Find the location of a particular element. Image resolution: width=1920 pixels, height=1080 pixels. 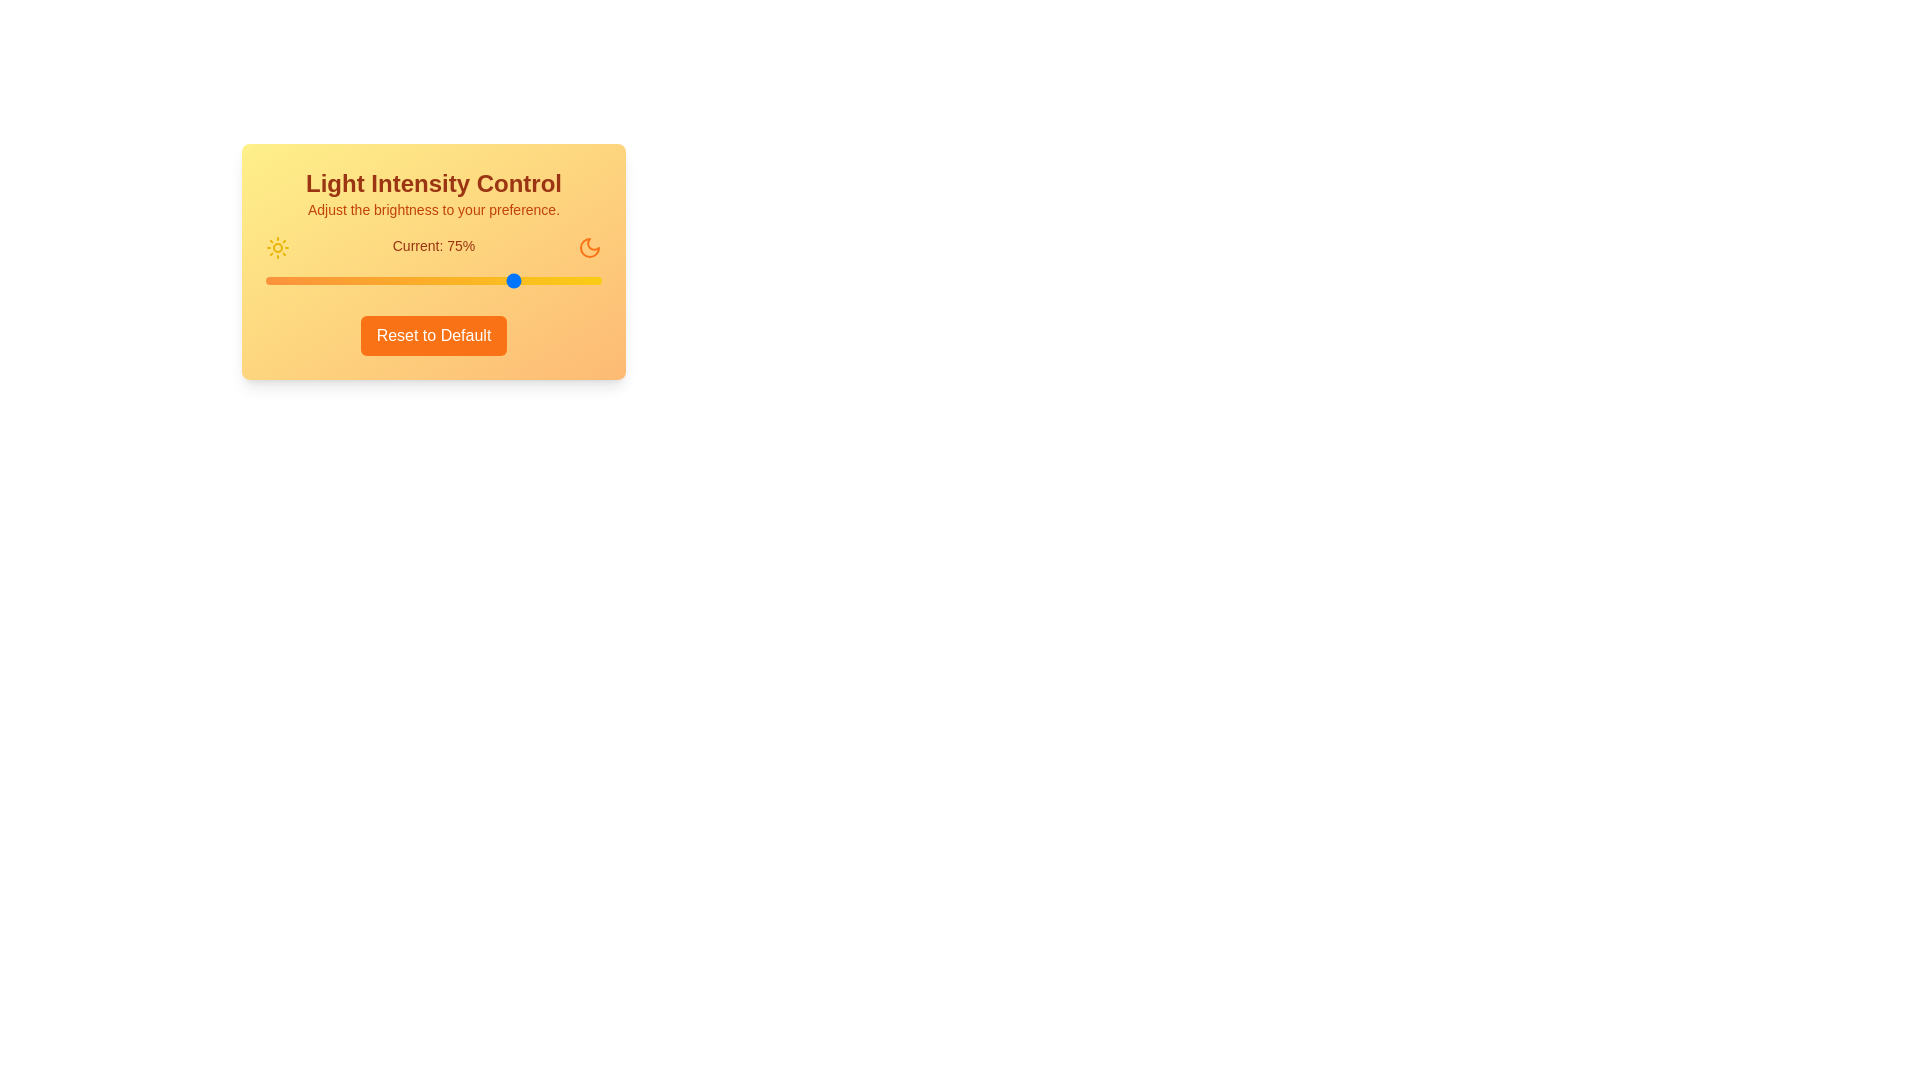

the light intensity to 7% by interacting with the slider is located at coordinates (288, 281).